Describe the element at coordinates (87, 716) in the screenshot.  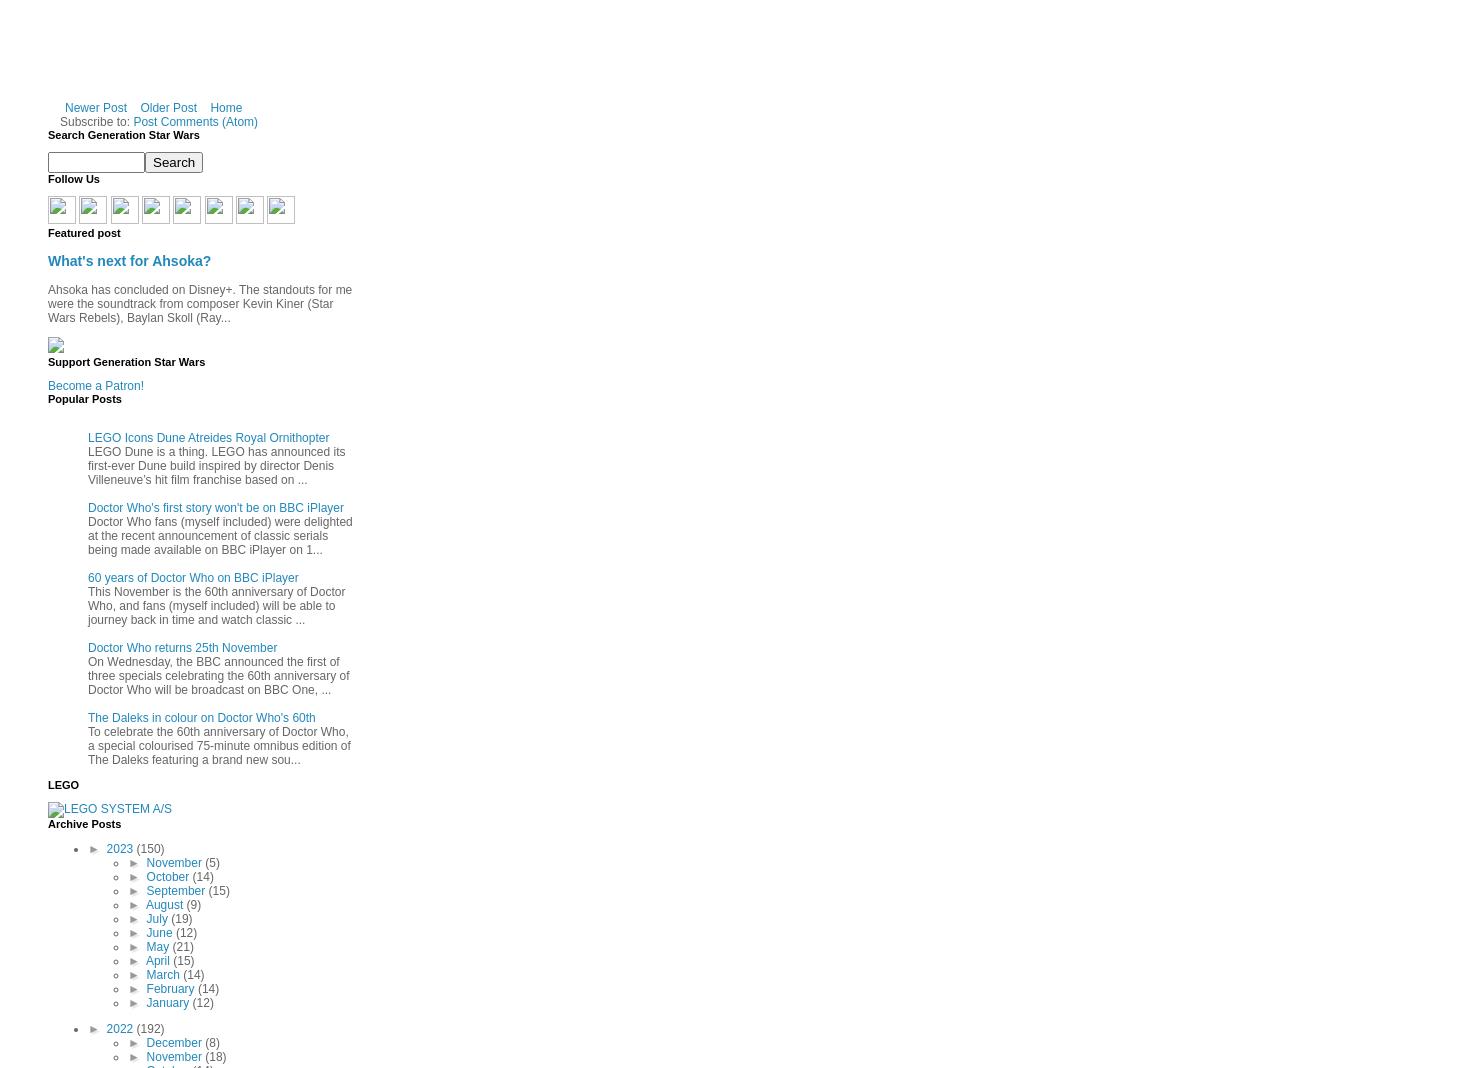
I see `'The Daleks in colour on Doctor Who's 60th'` at that location.